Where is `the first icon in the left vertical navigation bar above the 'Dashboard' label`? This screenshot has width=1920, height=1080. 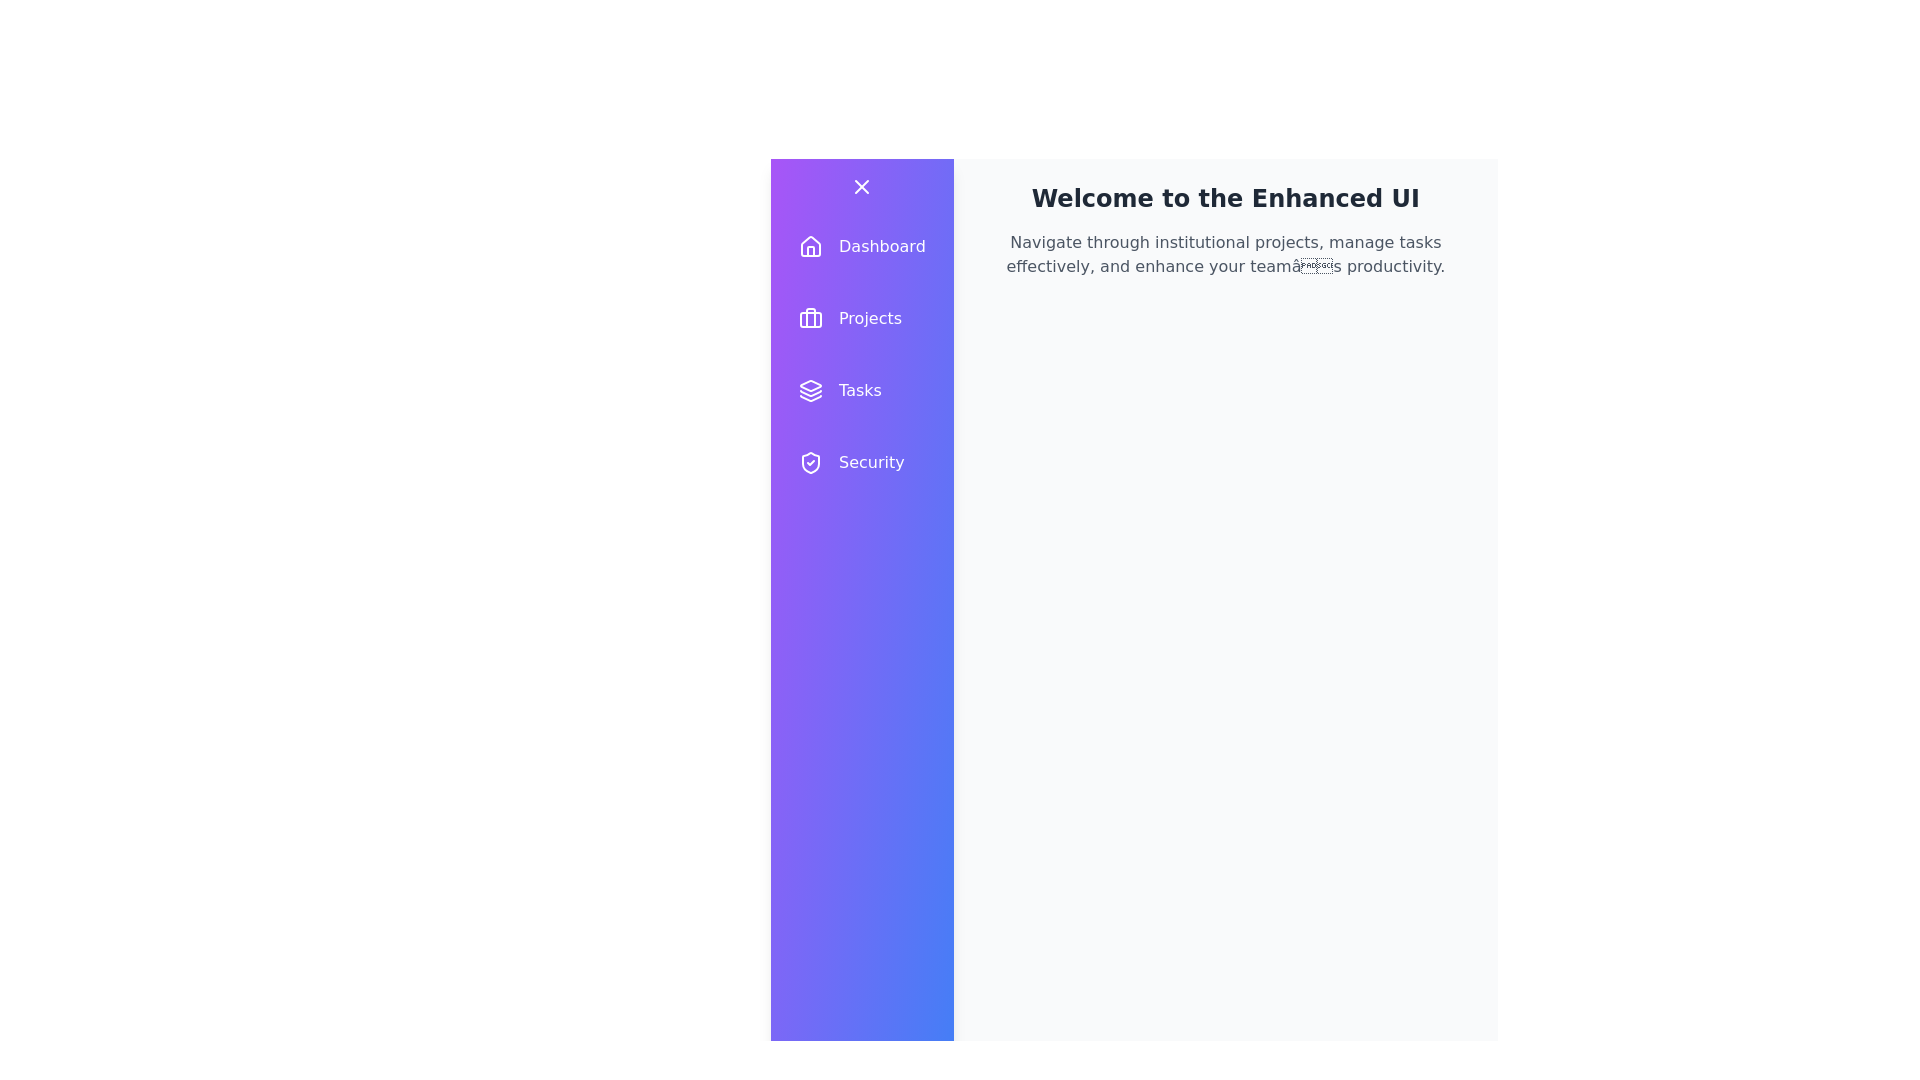 the first icon in the left vertical navigation bar above the 'Dashboard' label is located at coordinates (811, 245).